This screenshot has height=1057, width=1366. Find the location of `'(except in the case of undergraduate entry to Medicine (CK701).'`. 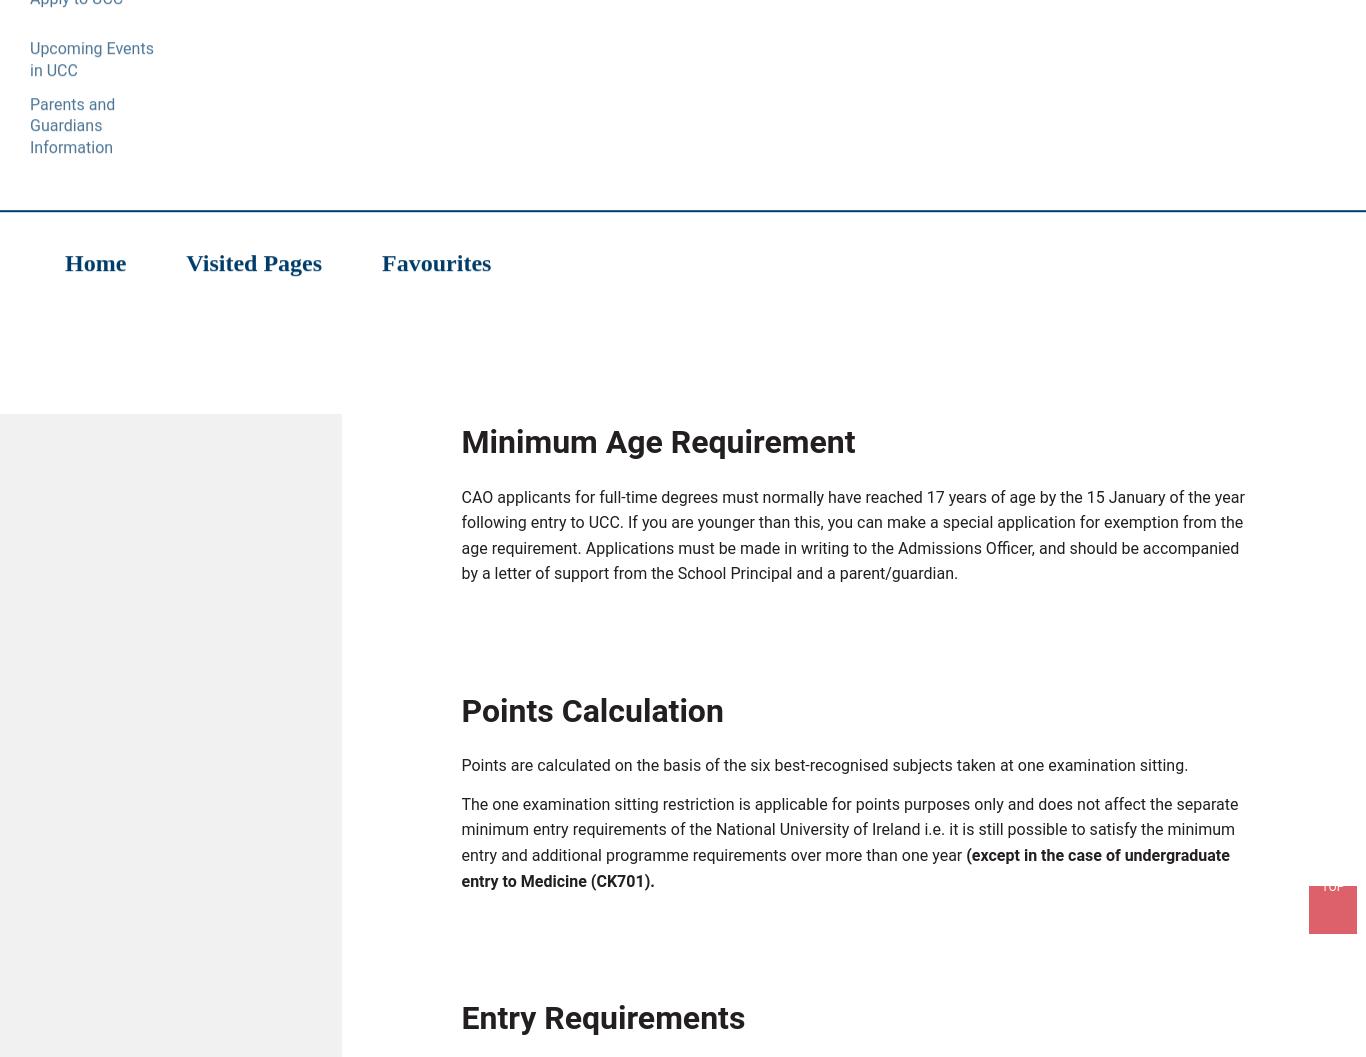

'(except in the case of undergraduate entry to Medicine (CK701).' is located at coordinates (844, 871).